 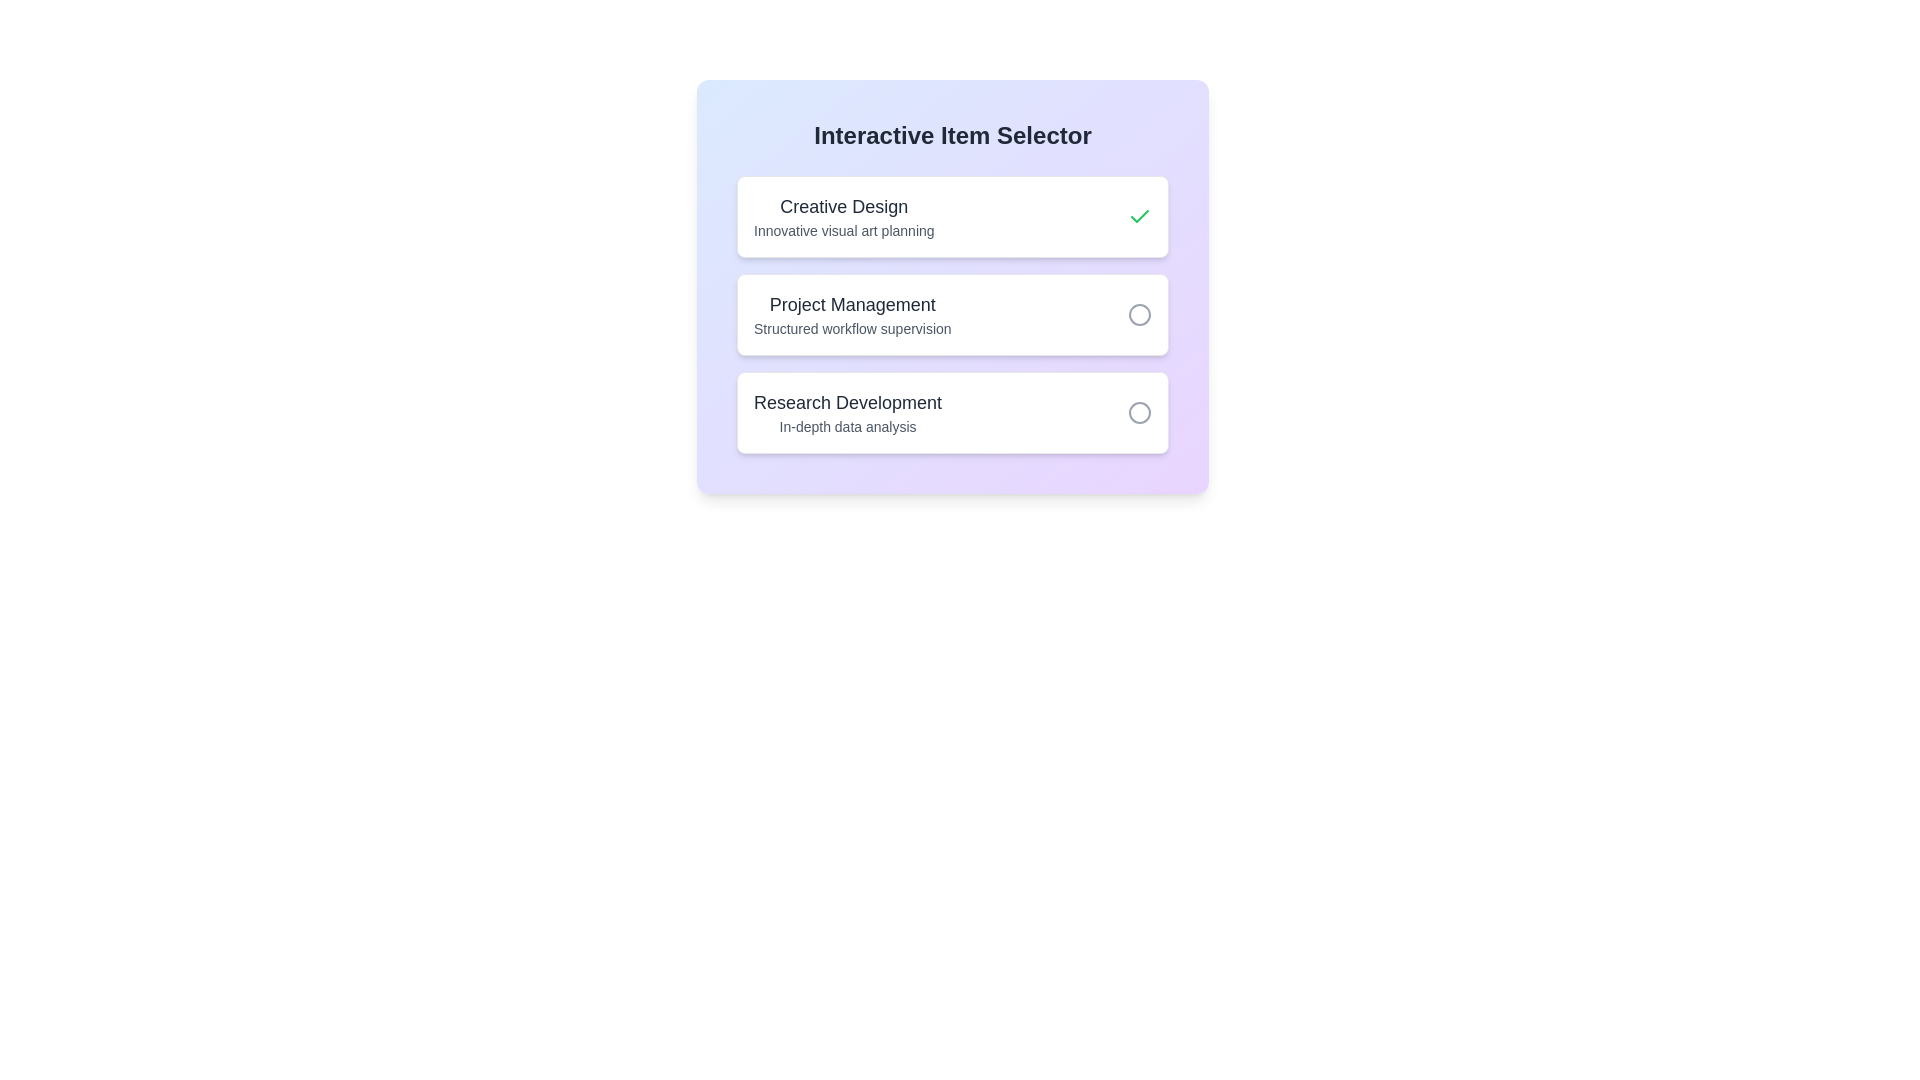 What do you see at coordinates (952, 135) in the screenshot?
I see `the header text to focus on it` at bounding box center [952, 135].